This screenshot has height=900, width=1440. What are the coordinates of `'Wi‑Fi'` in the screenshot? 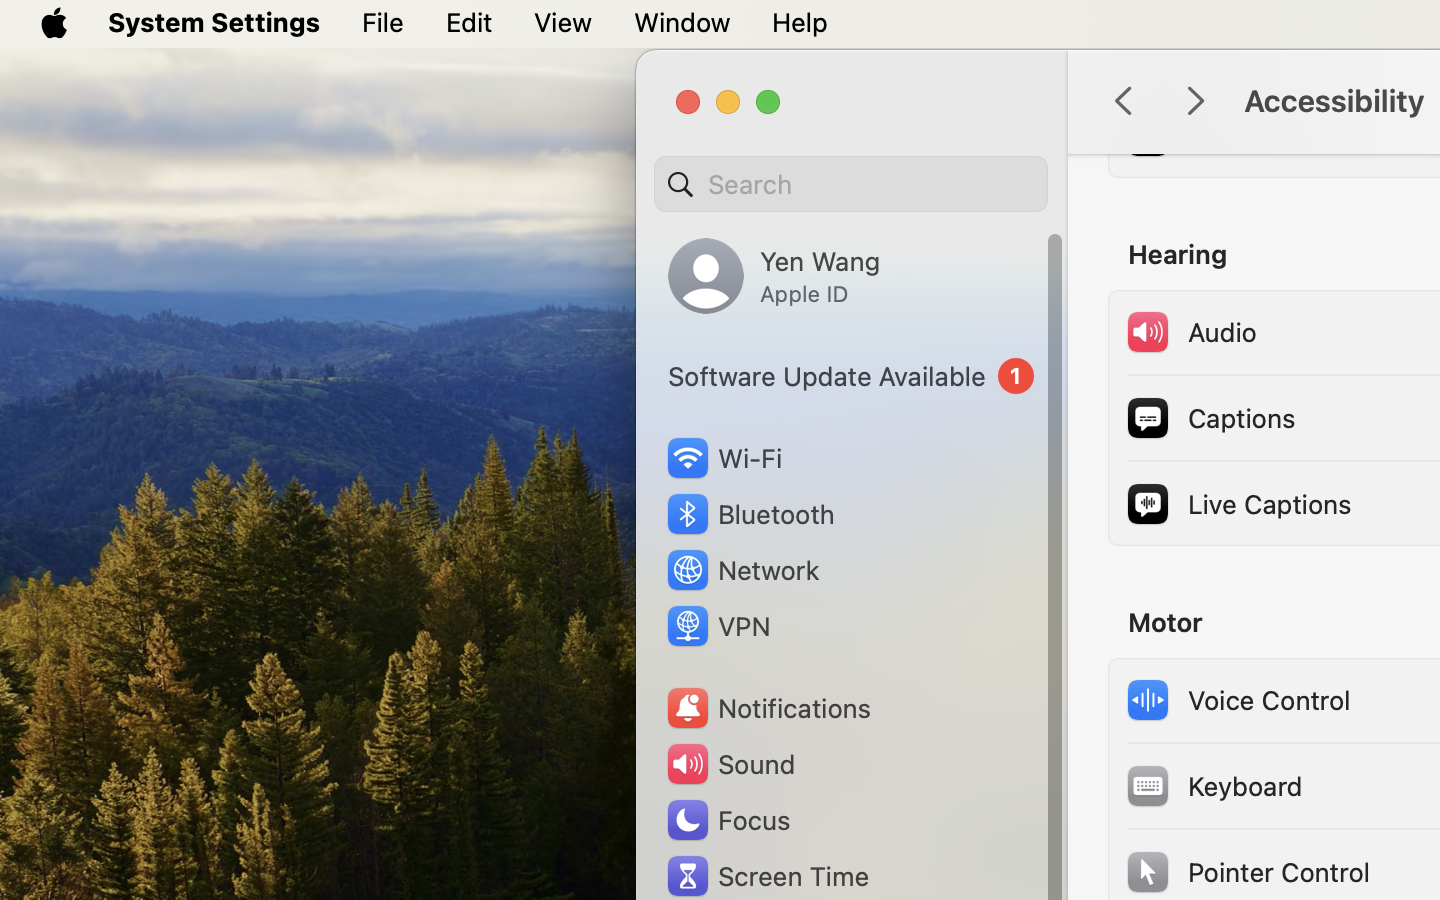 It's located at (722, 457).